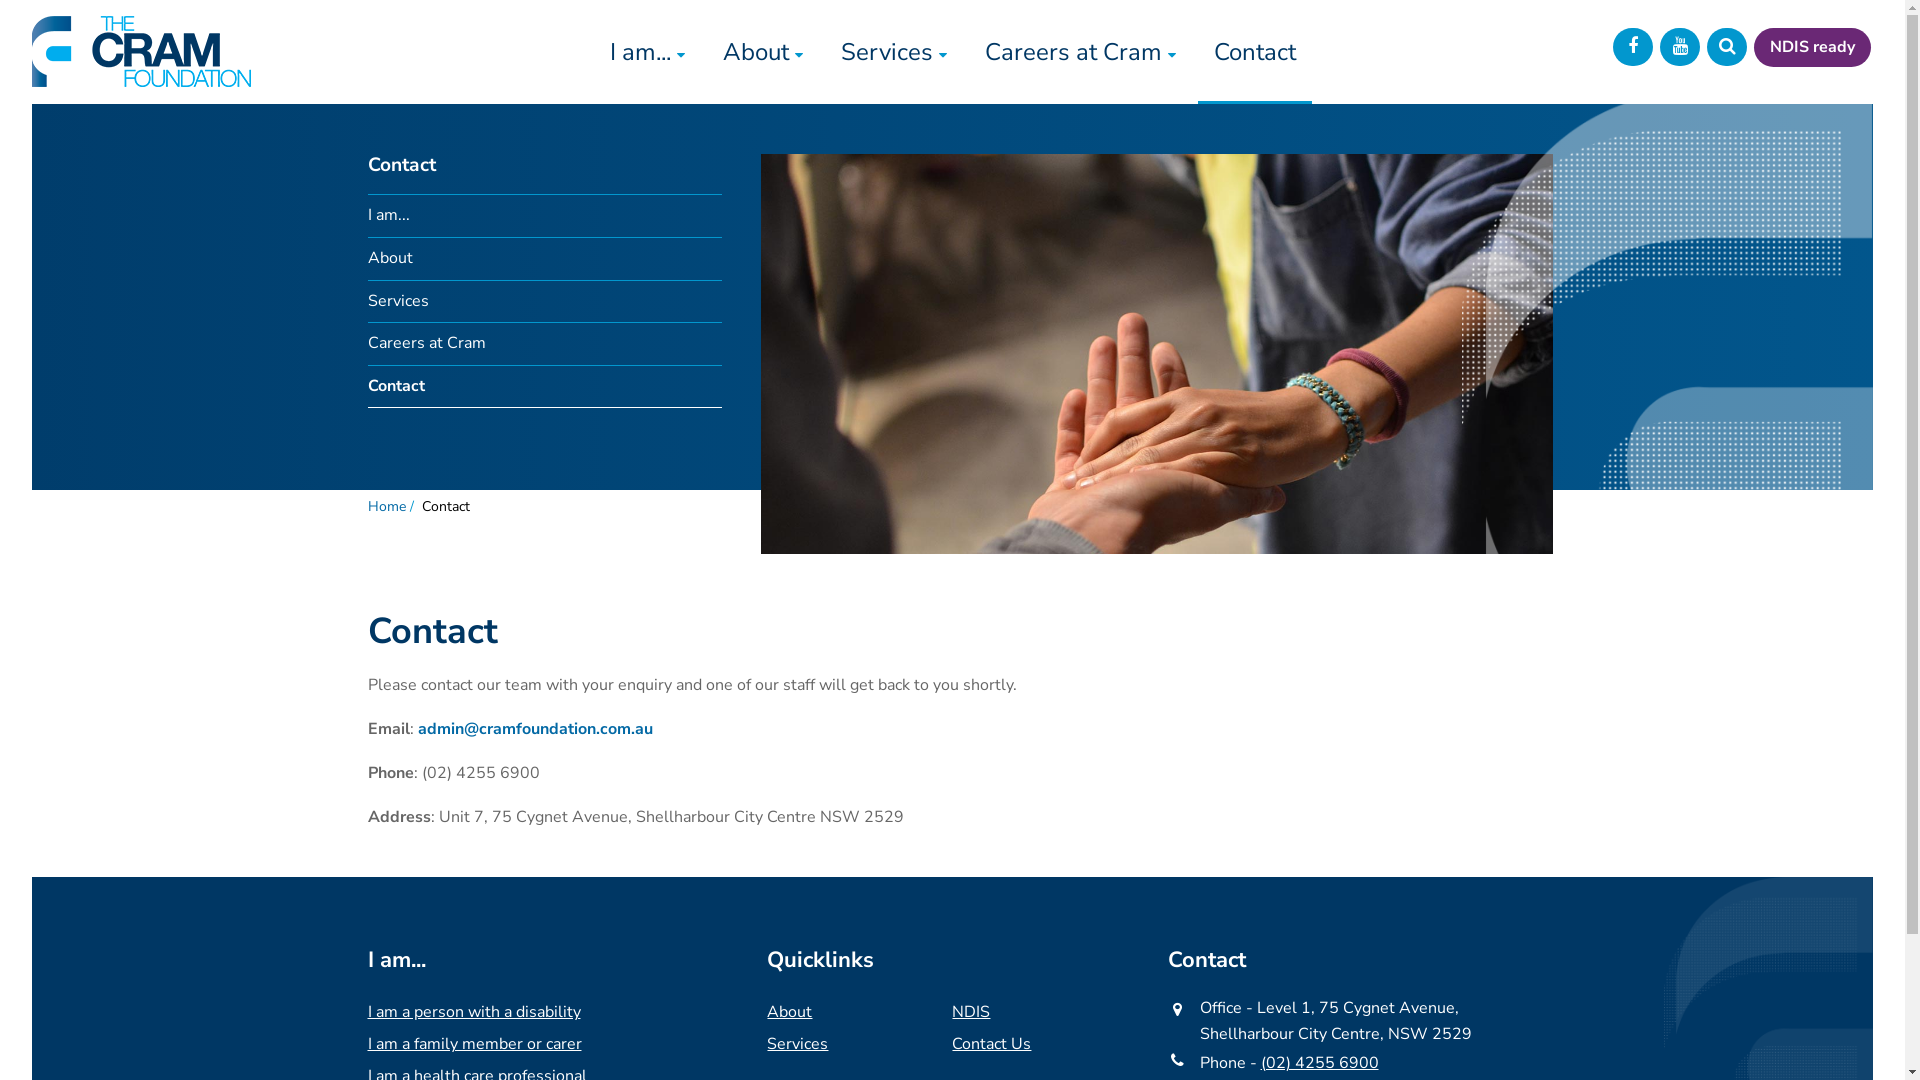 The width and height of the screenshot is (1920, 1080). What do you see at coordinates (1812, 46) in the screenshot?
I see `'NDIS ready'` at bounding box center [1812, 46].